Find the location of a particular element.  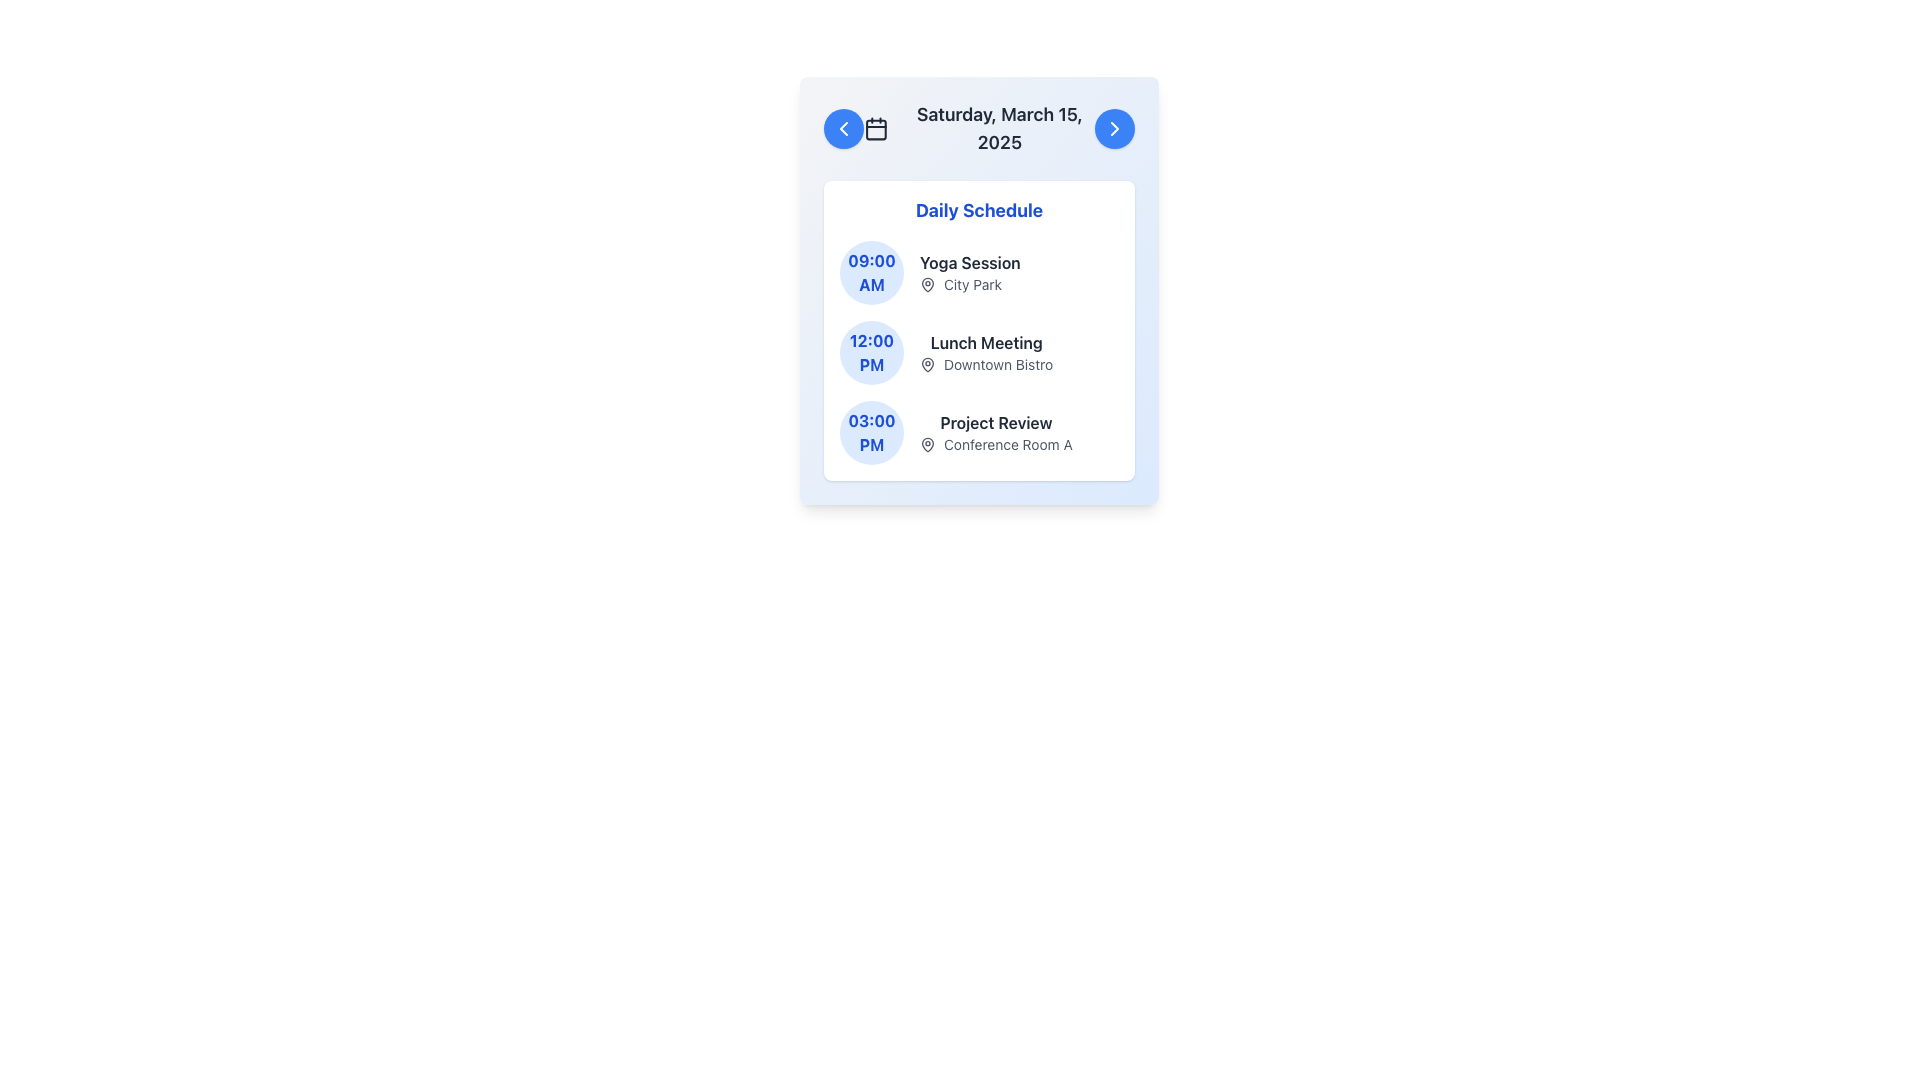

the third schedule entry displaying the meeting time '03:00 PM', title 'Project Review', and location 'Conference Room A' is located at coordinates (979, 431).